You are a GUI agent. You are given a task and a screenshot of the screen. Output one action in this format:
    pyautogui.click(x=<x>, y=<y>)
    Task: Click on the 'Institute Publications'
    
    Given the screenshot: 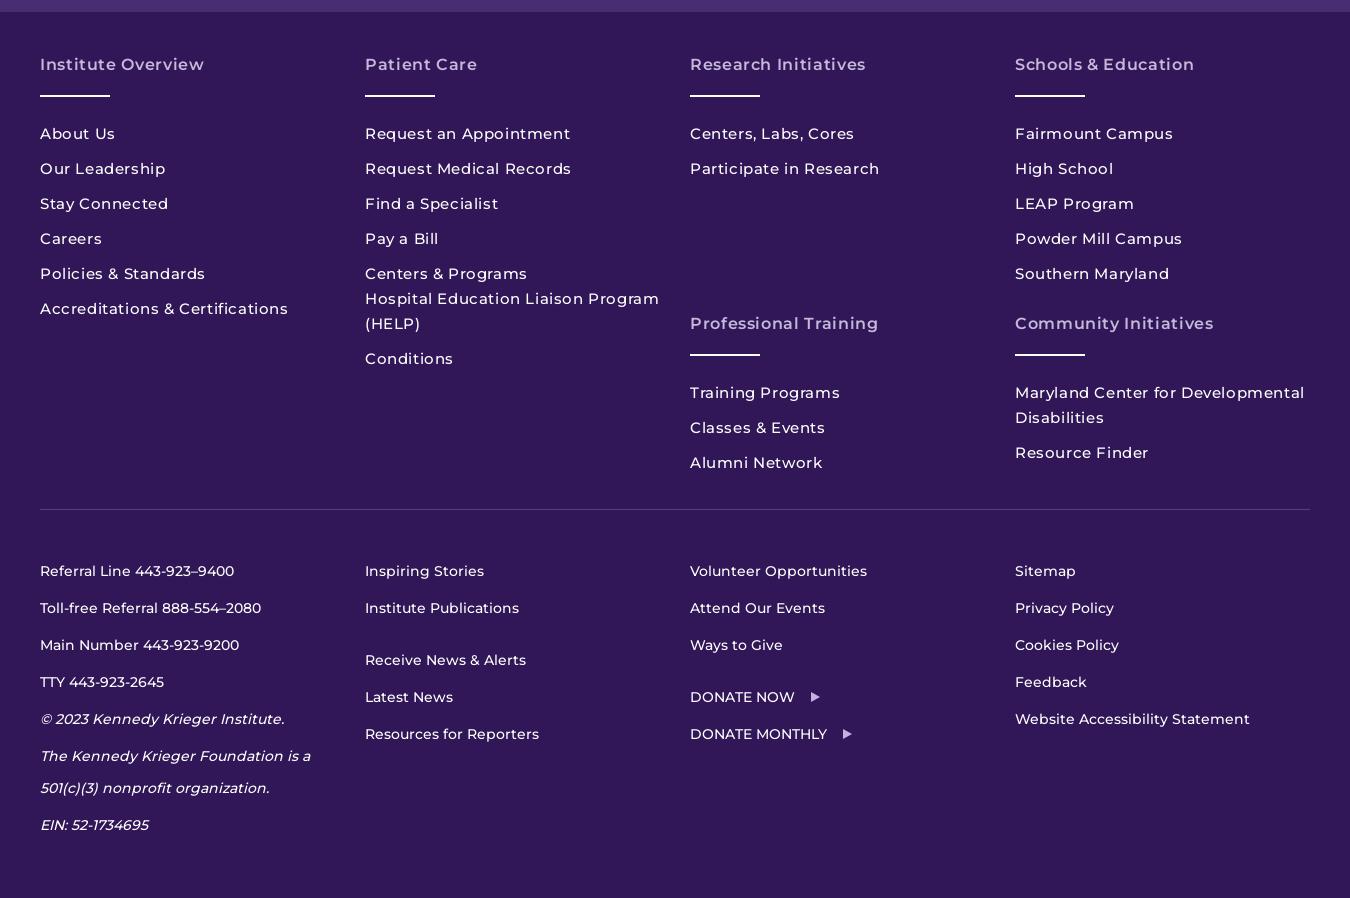 What is the action you would take?
    pyautogui.click(x=365, y=607)
    